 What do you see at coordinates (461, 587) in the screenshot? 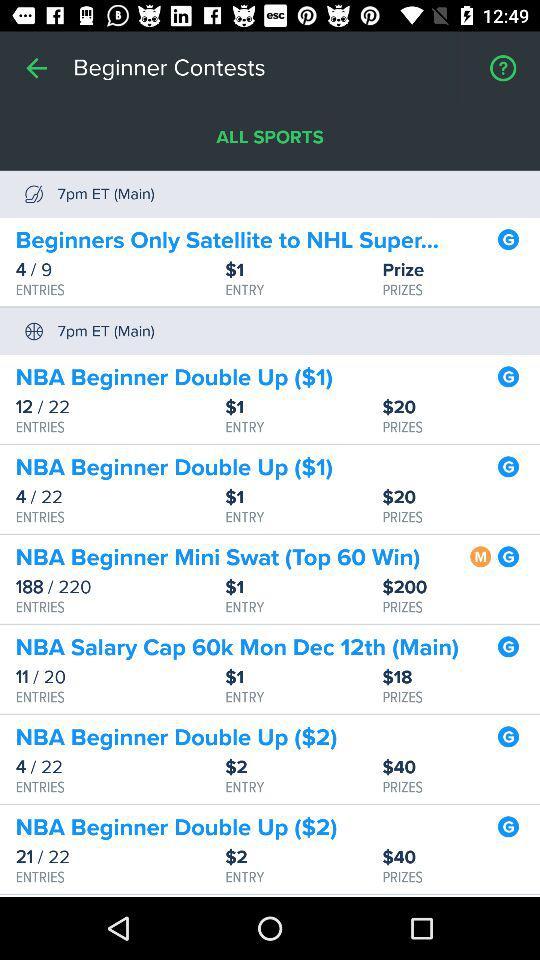
I see `$200` at bounding box center [461, 587].